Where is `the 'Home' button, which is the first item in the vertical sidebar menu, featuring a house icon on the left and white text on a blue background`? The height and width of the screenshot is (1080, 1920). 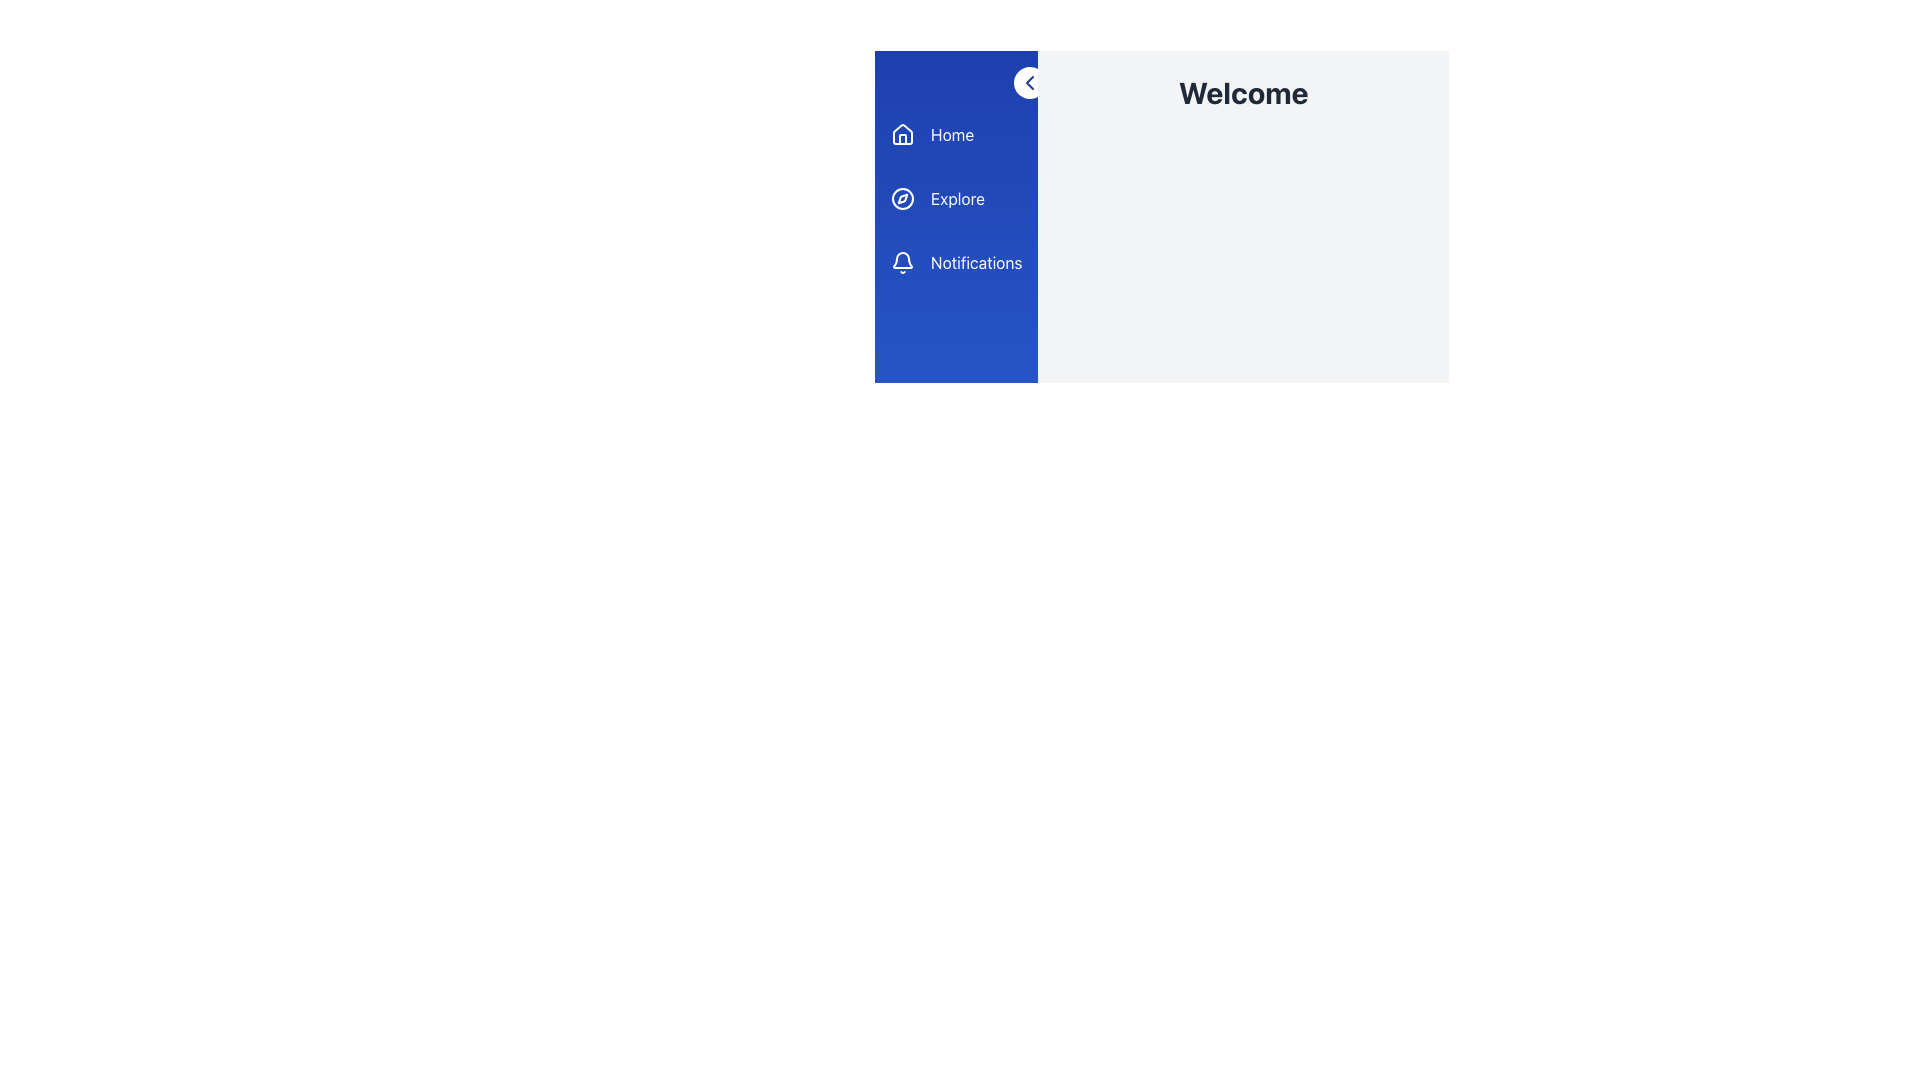
the 'Home' button, which is the first item in the vertical sidebar menu, featuring a house icon on the left and white text on a blue background is located at coordinates (931, 135).